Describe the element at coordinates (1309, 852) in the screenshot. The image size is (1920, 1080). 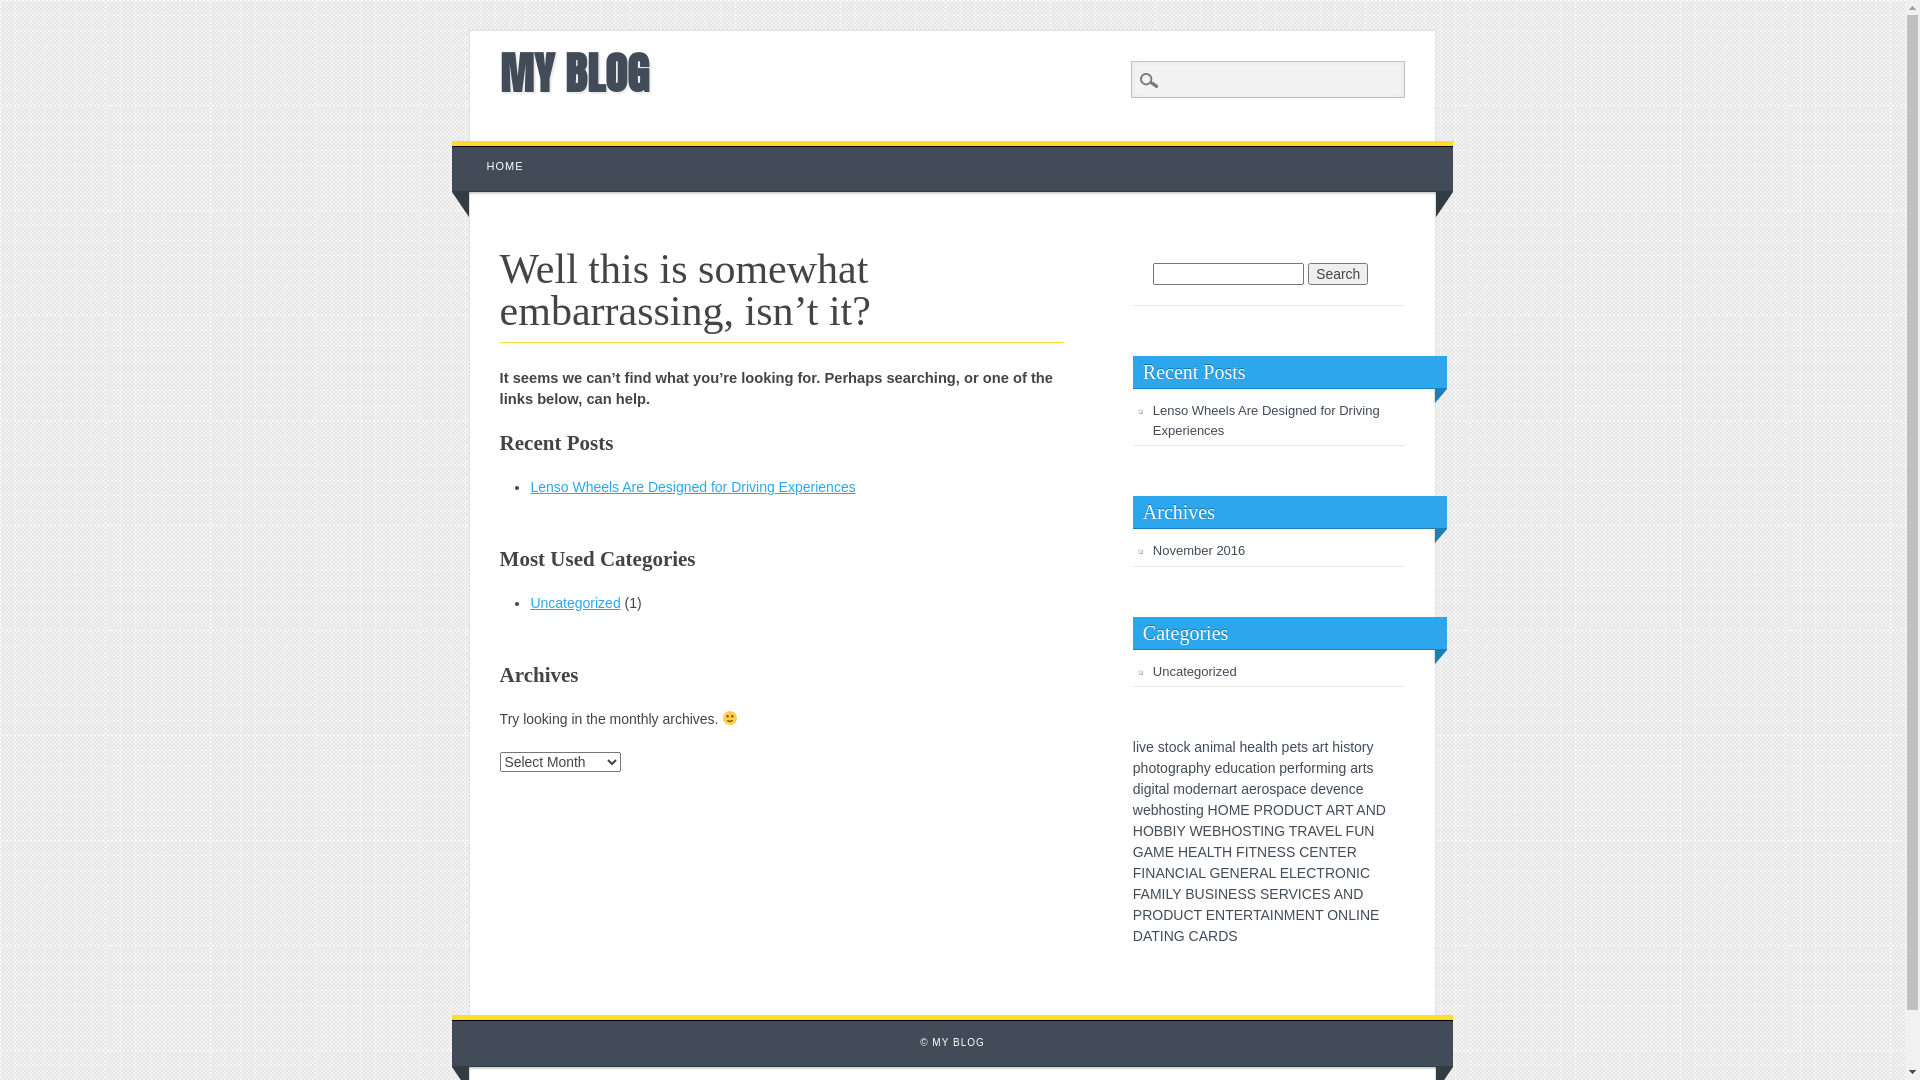
I see `'E'` at that location.